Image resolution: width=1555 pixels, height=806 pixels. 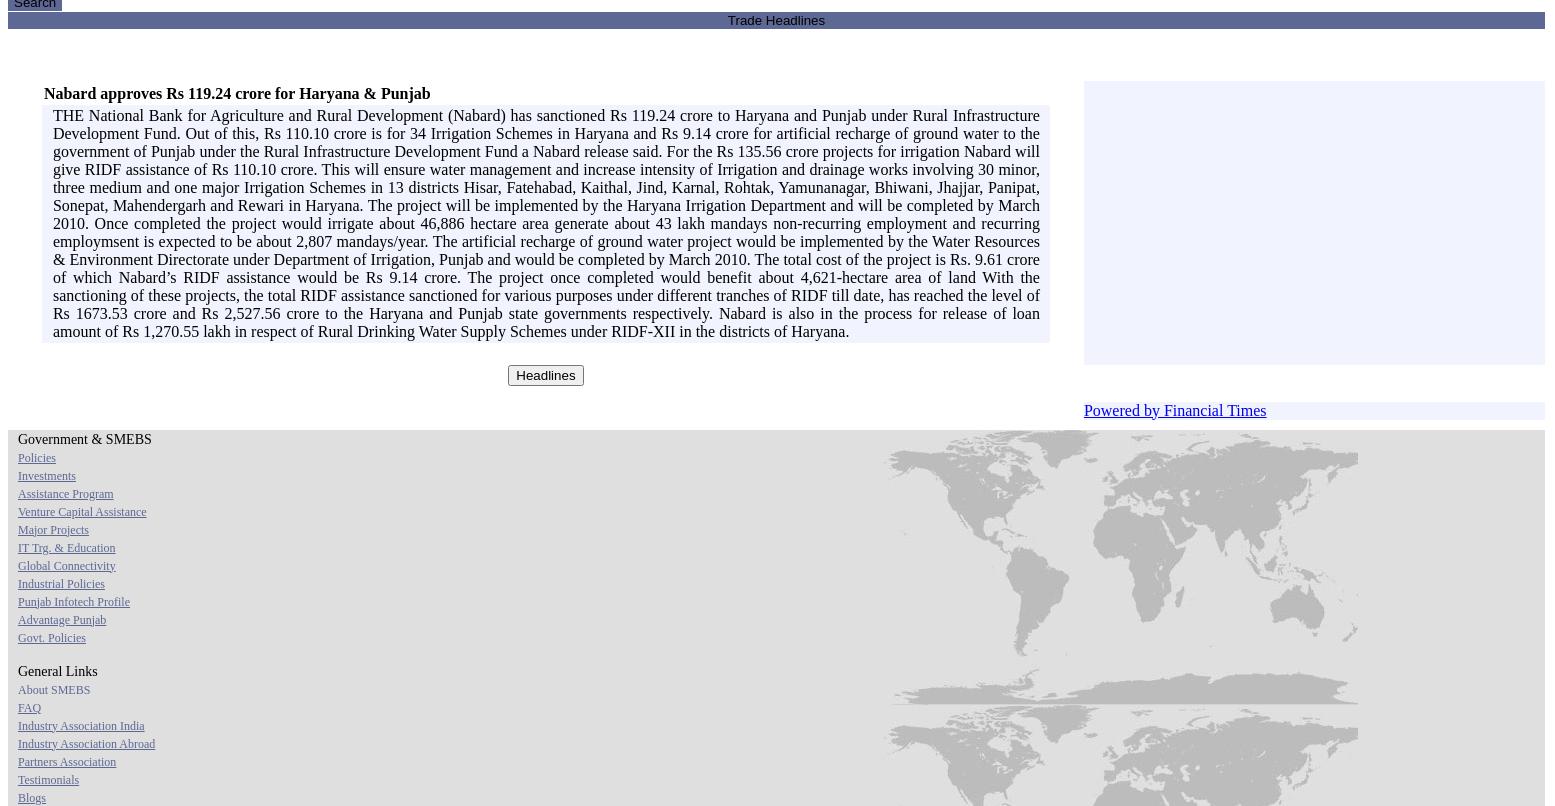 What do you see at coordinates (60, 582) in the screenshot?
I see `'Industrial Policies'` at bounding box center [60, 582].